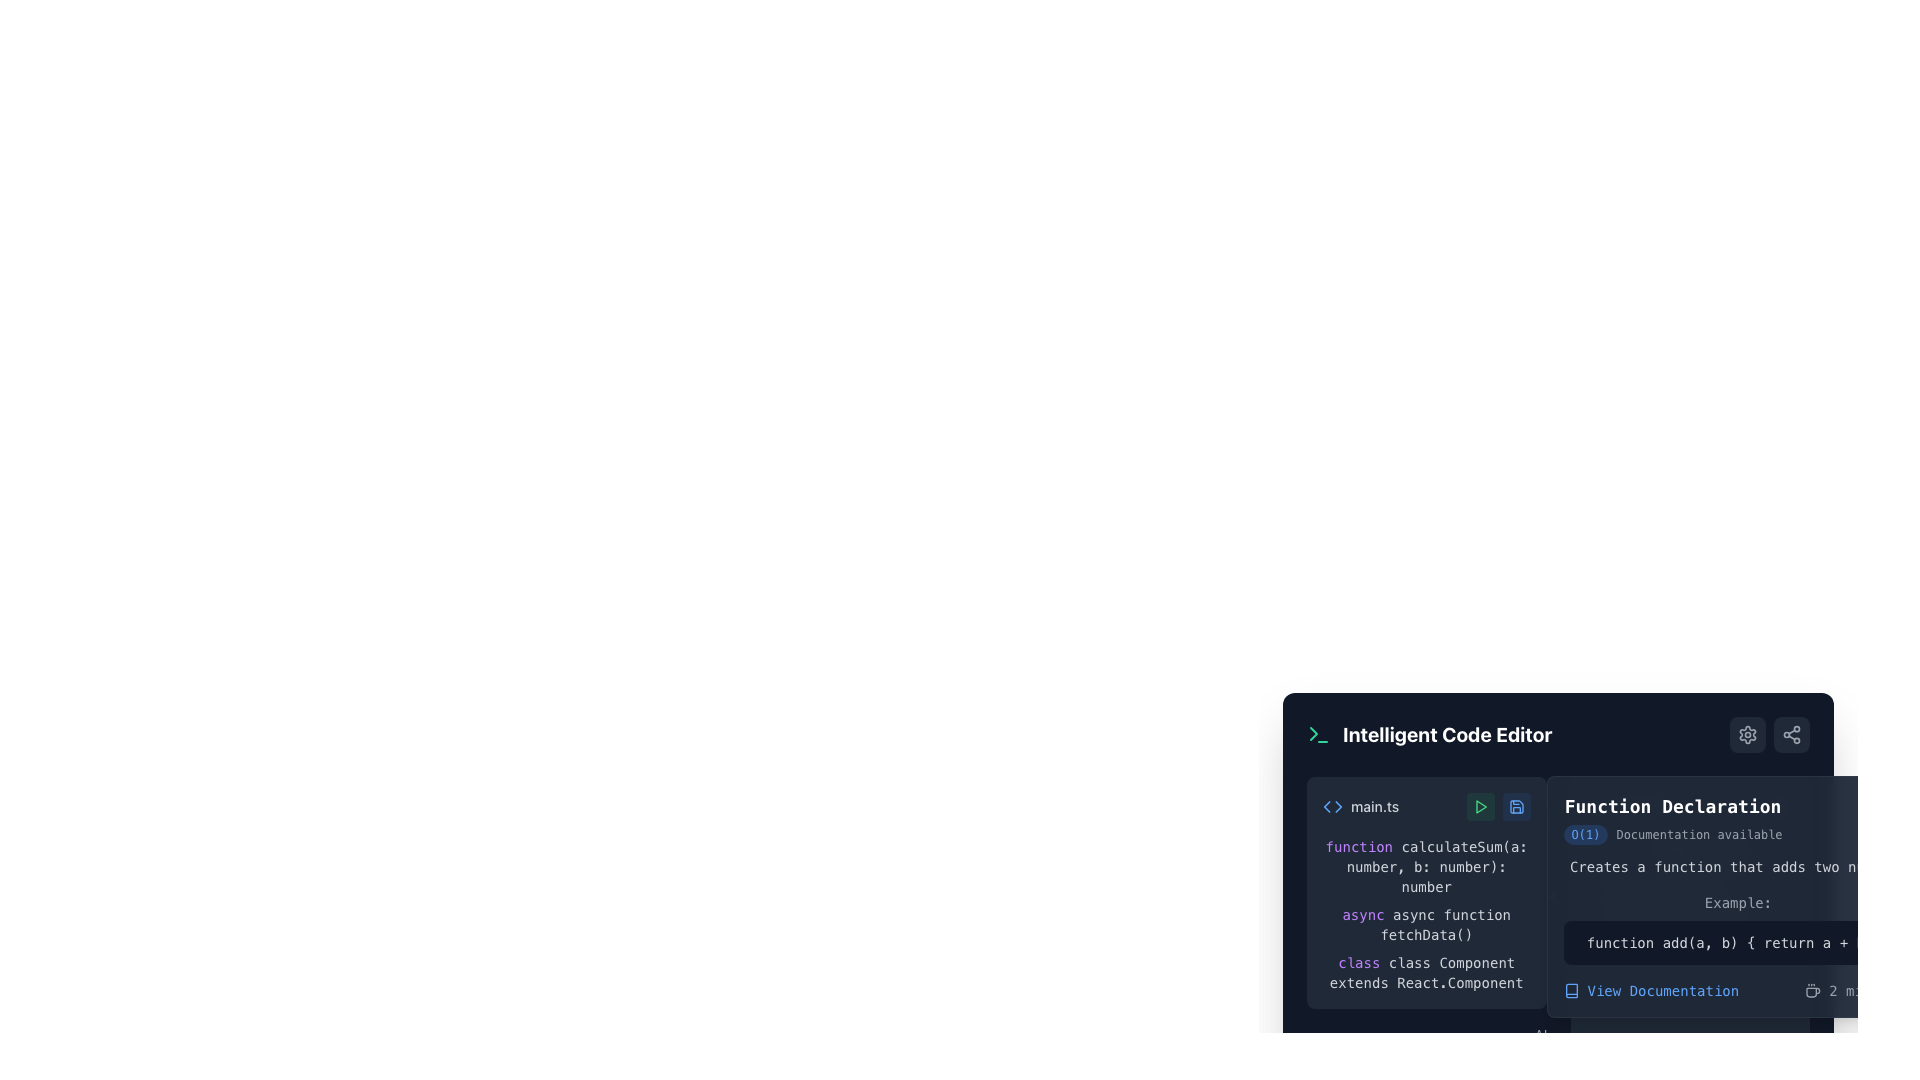 Image resolution: width=1920 pixels, height=1080 pixels. What do you see at coordinates (1359, 847) in the screenshot?
I see `the textual keyword 'function' located at the beginning of the function declaration for 'calculateSum'` at bounding box center [1359, 847].